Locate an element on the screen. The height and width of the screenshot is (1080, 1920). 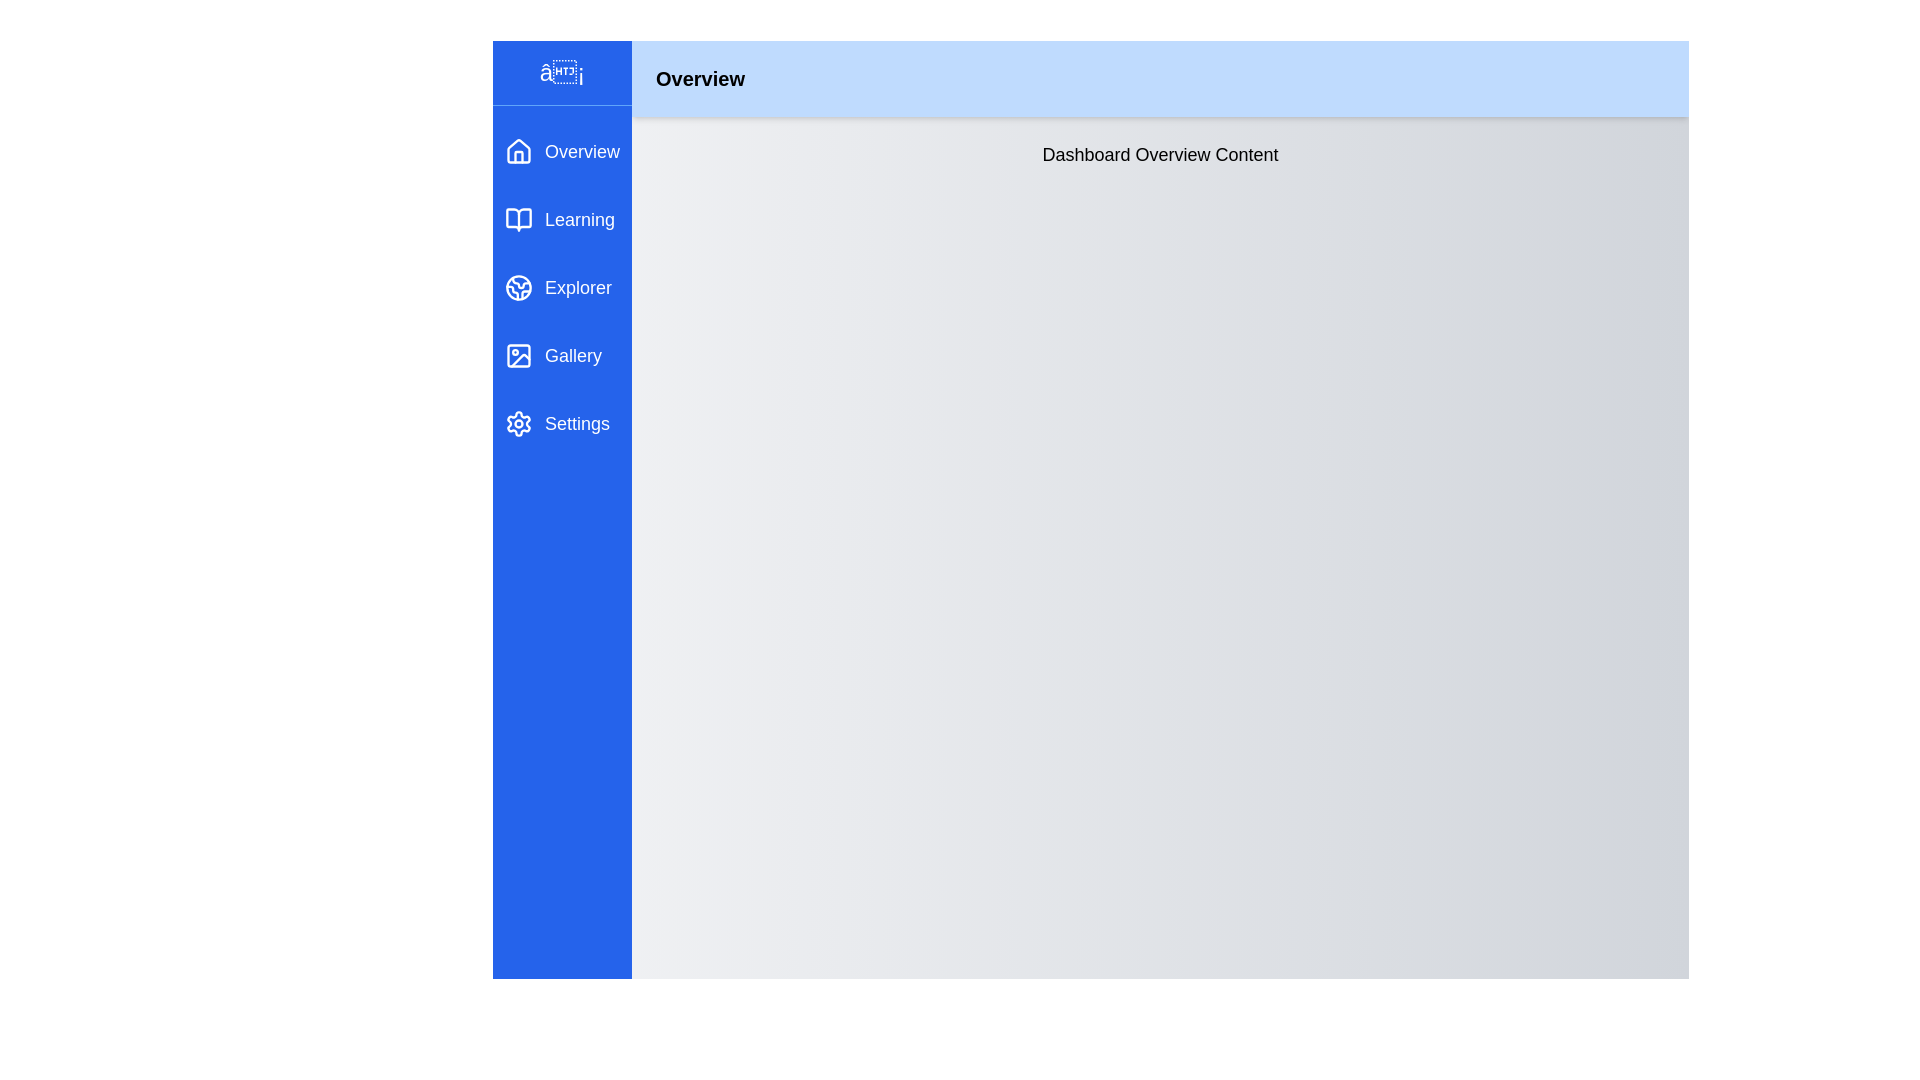
the 'Settings' text label located next to the gear icon in the vertical navigation menu is located at coordinates (576, 423).